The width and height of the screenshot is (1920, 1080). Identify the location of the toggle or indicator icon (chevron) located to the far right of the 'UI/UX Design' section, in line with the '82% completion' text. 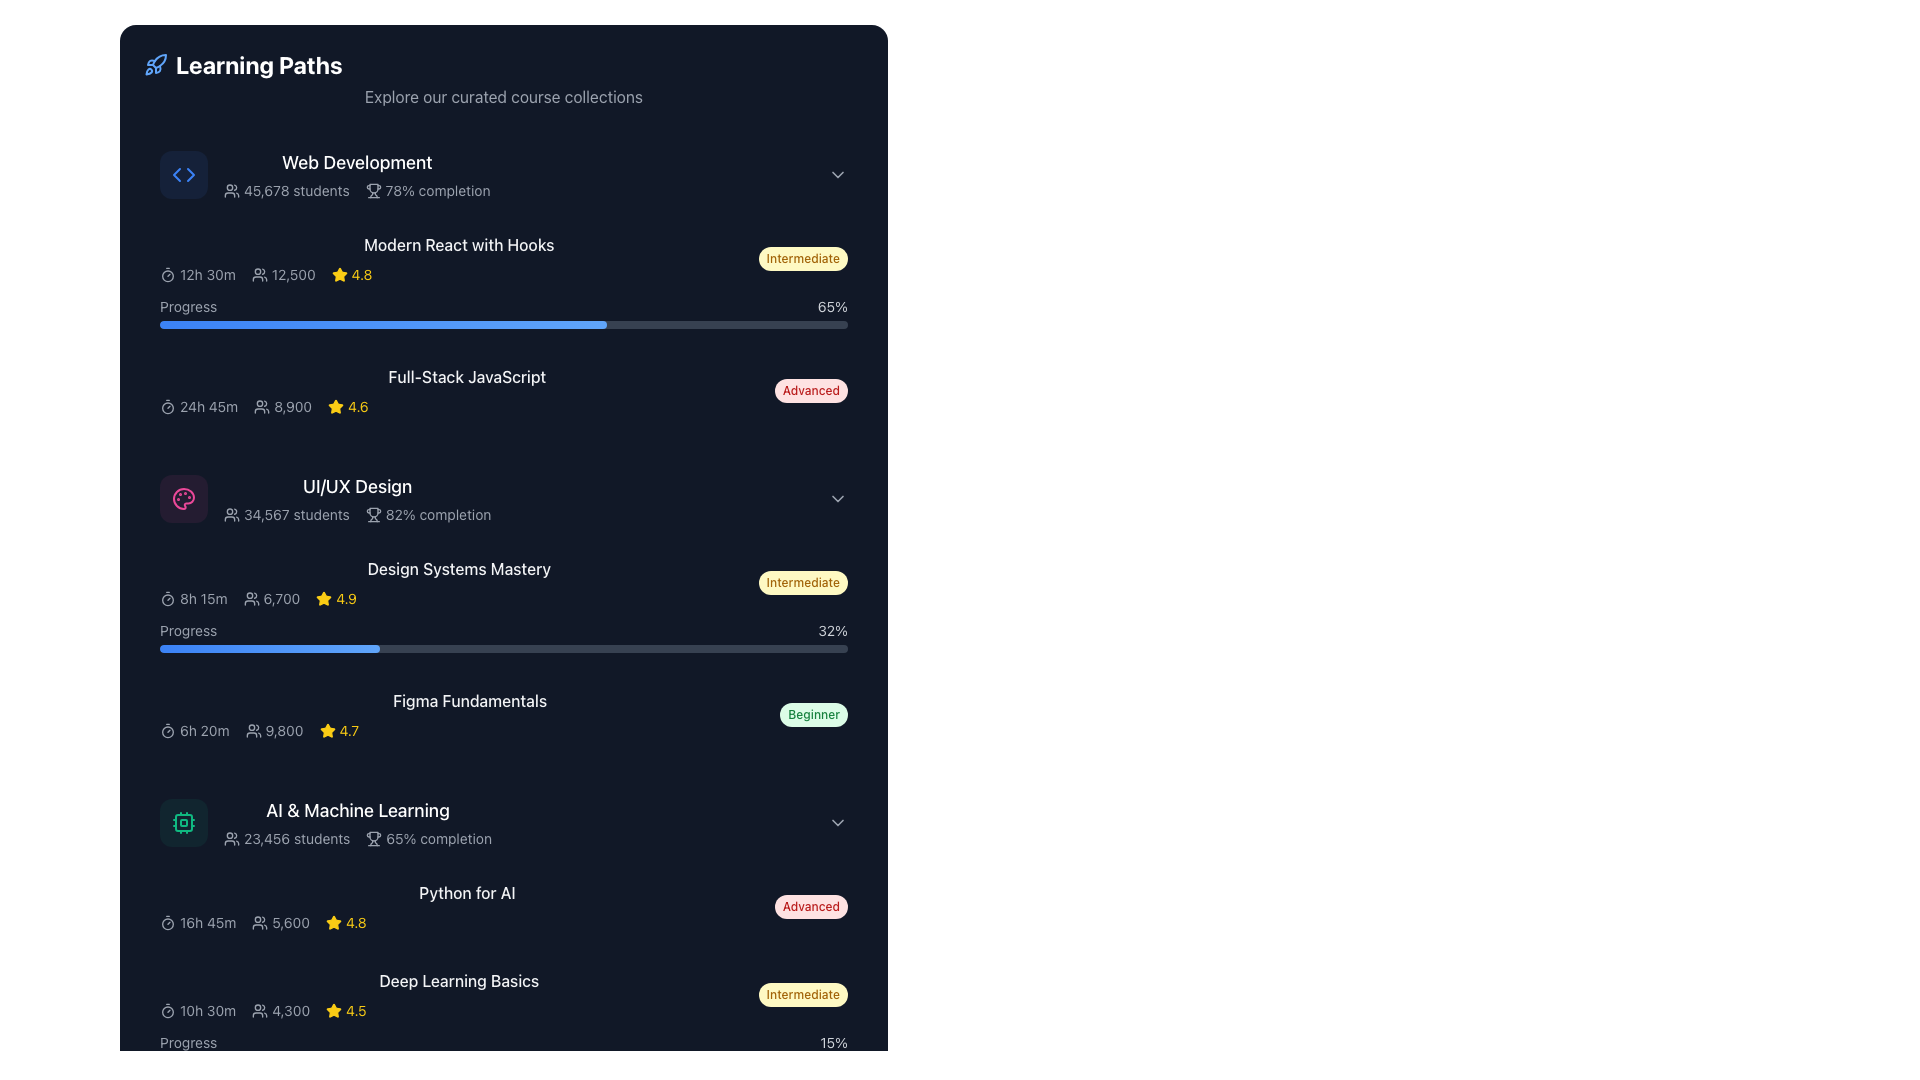
(838, 497).